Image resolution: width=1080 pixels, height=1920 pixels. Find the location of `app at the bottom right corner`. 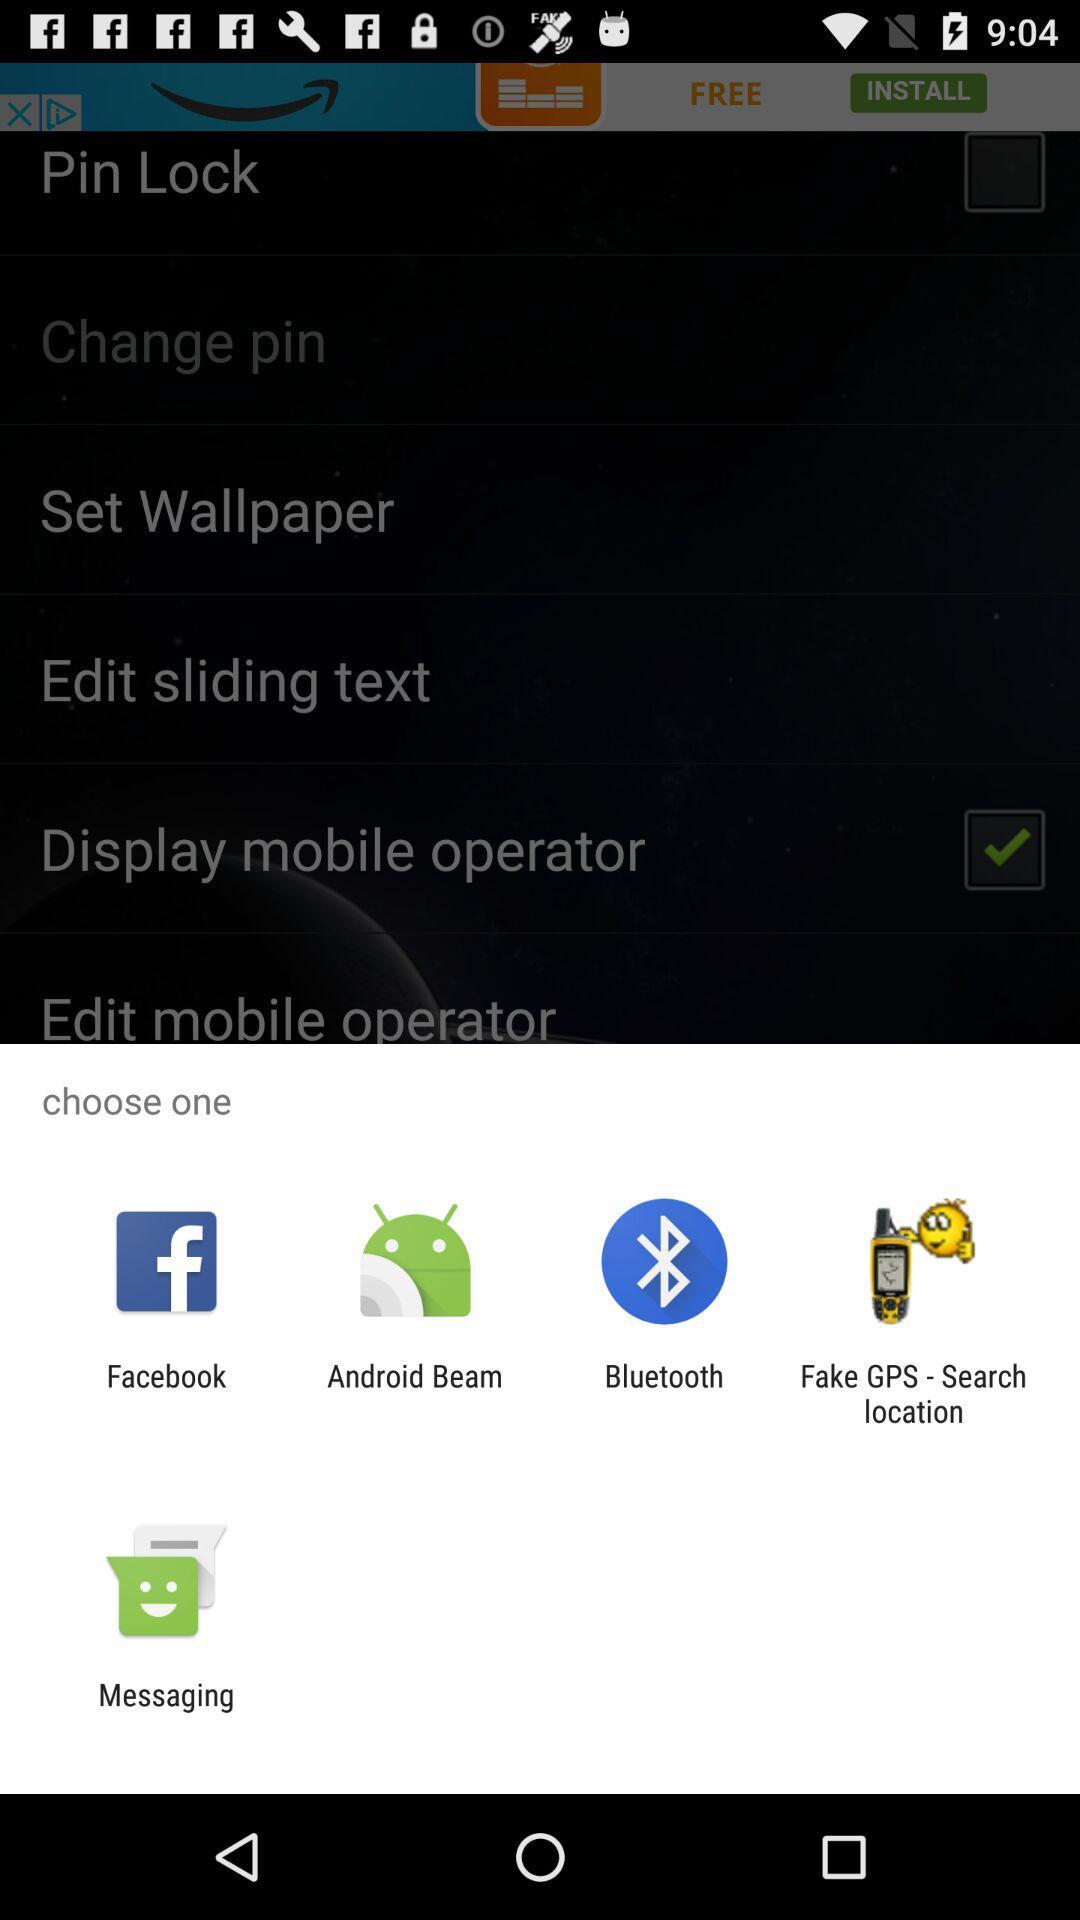

app at the bottom right corner is located at coordinates (913, 1392).